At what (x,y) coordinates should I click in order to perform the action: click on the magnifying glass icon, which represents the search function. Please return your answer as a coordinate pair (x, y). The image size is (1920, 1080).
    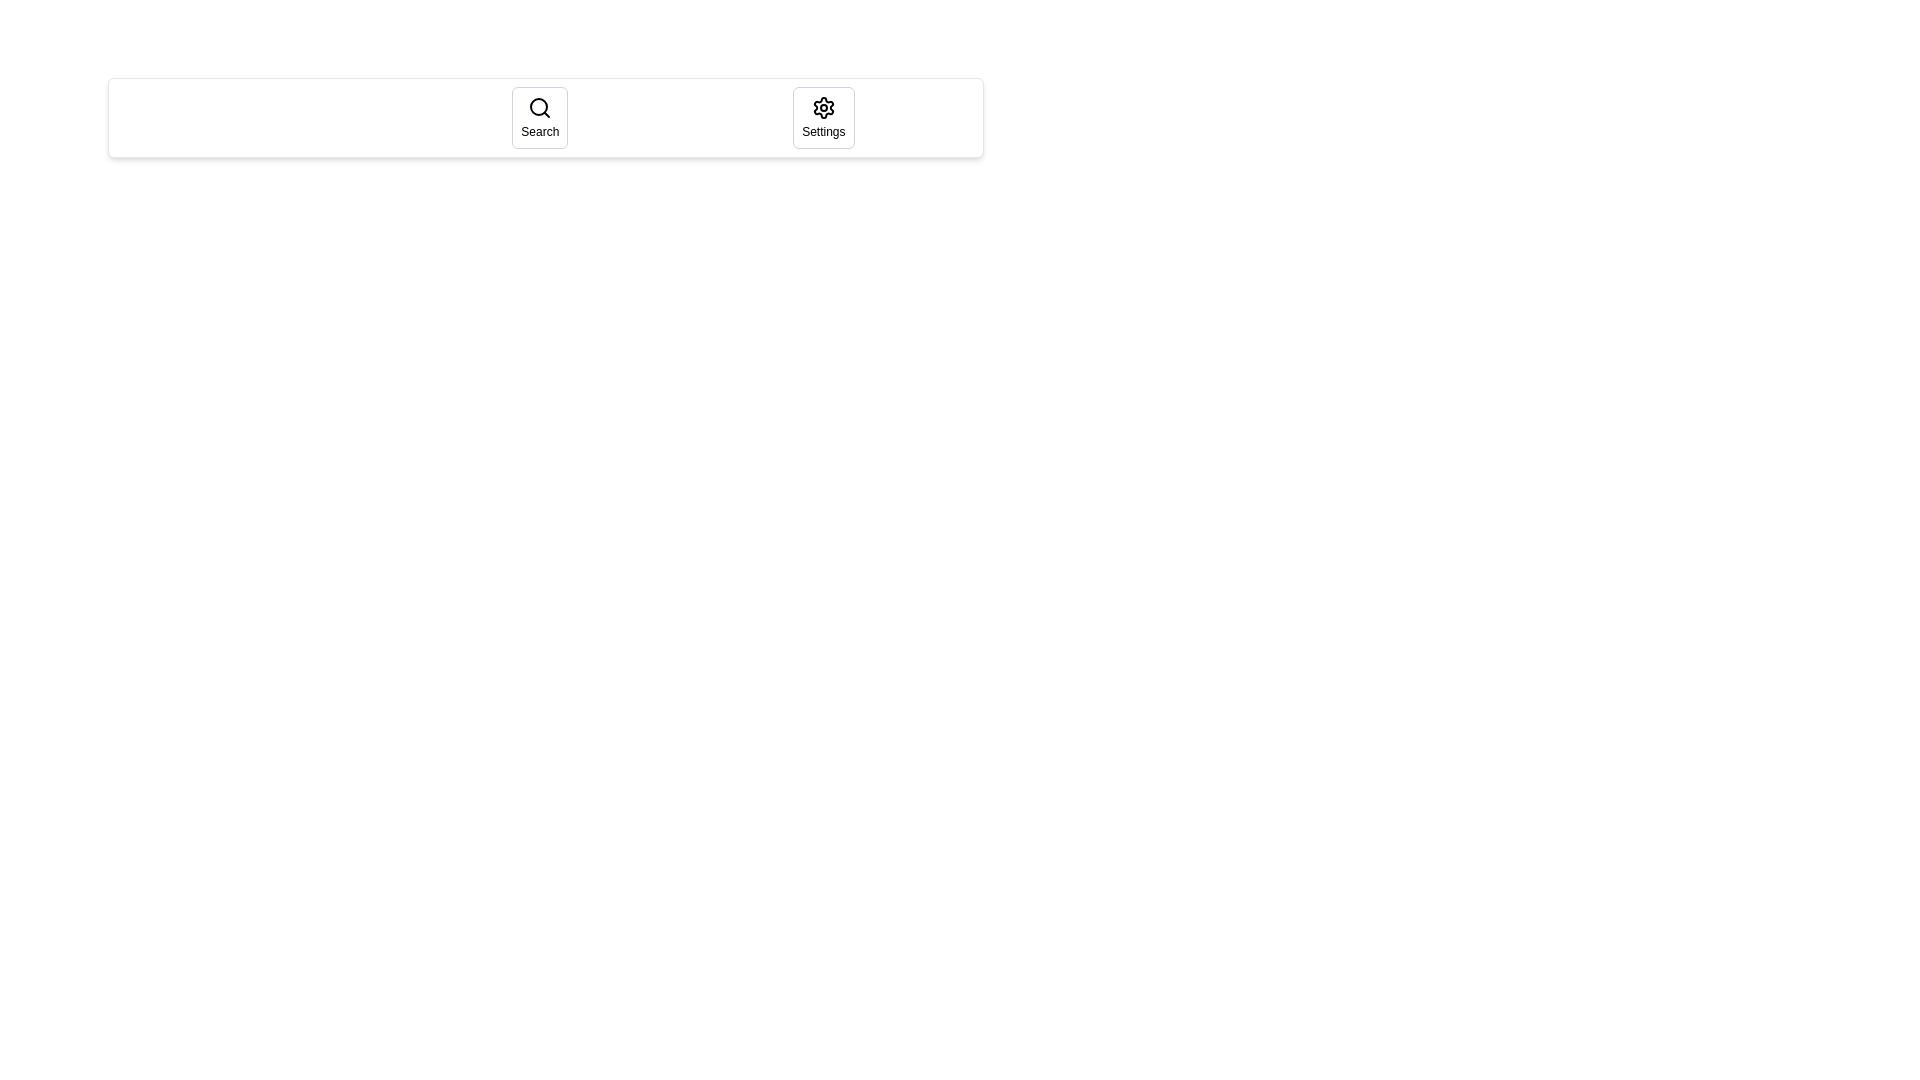
    Looking at the image, I should click on (540, 108).